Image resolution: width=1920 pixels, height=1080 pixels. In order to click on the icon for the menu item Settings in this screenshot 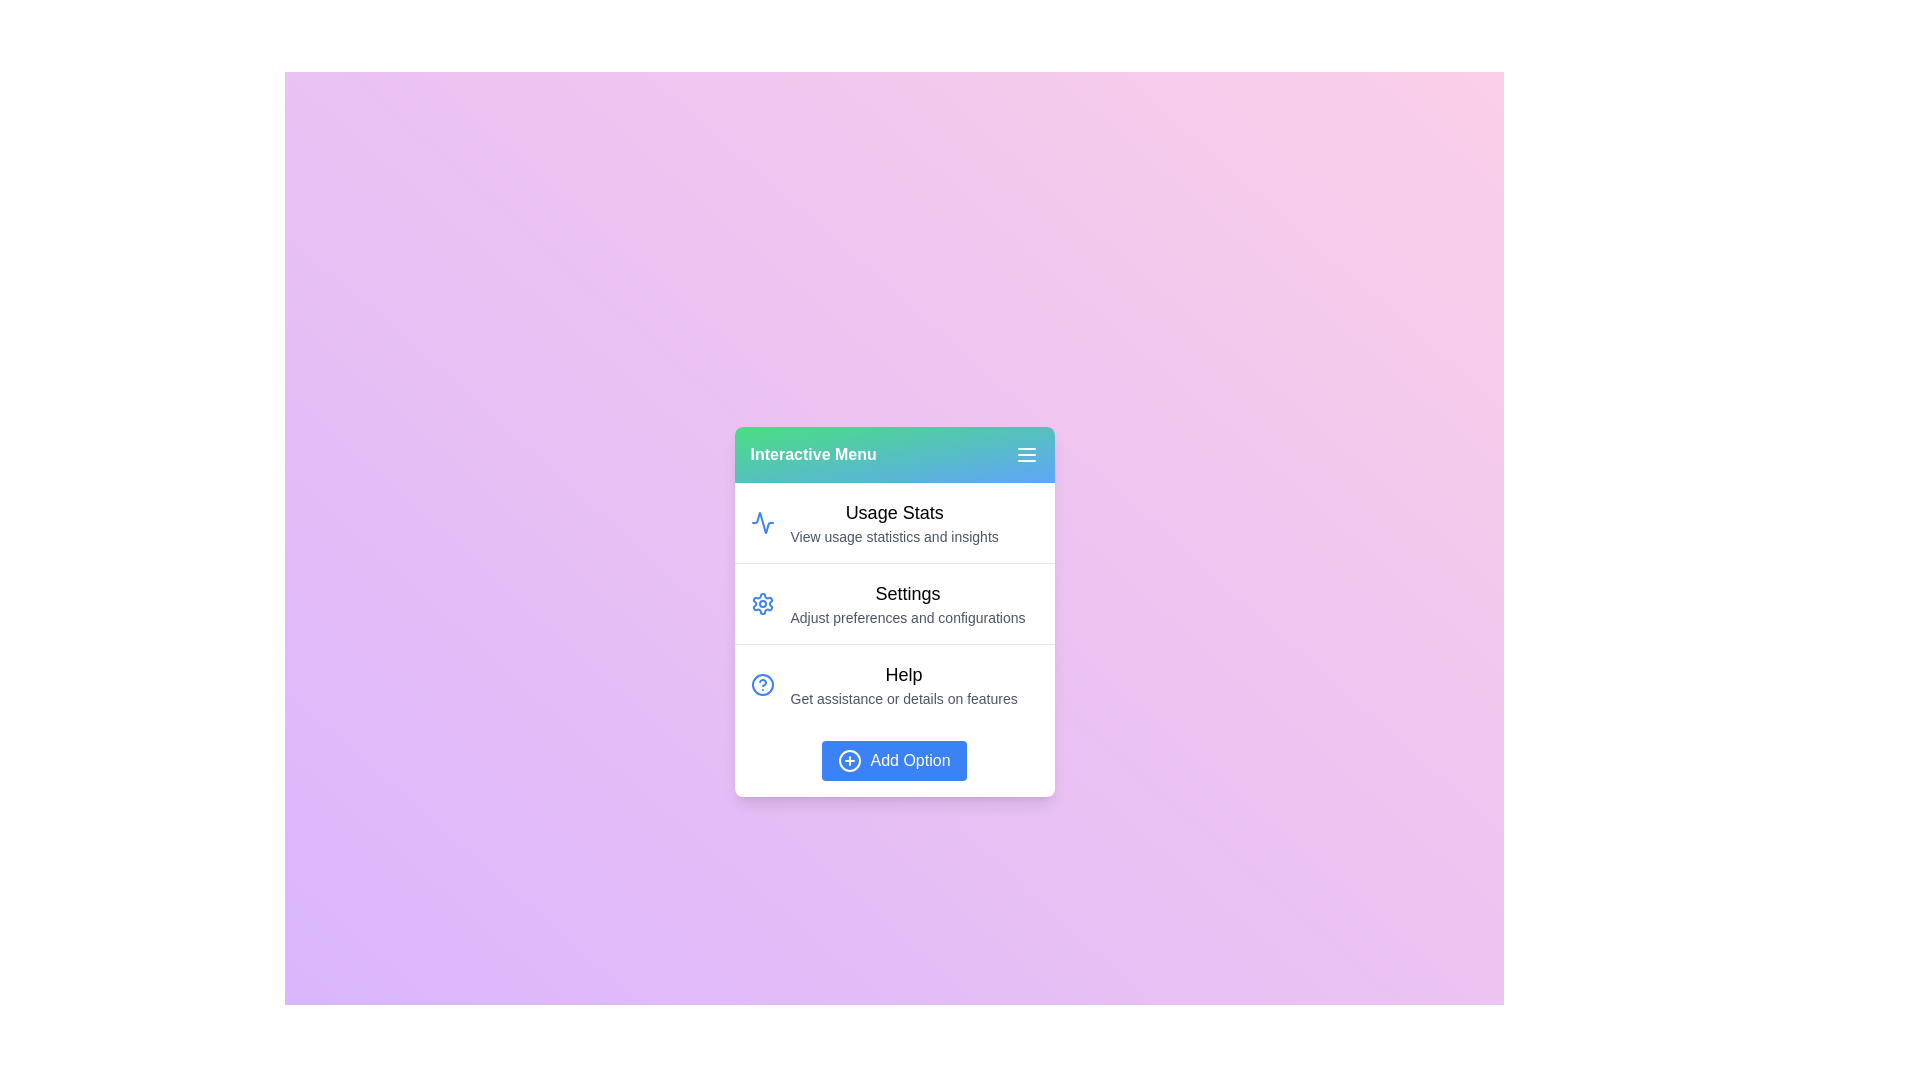, I will do `click(761, 603)`.